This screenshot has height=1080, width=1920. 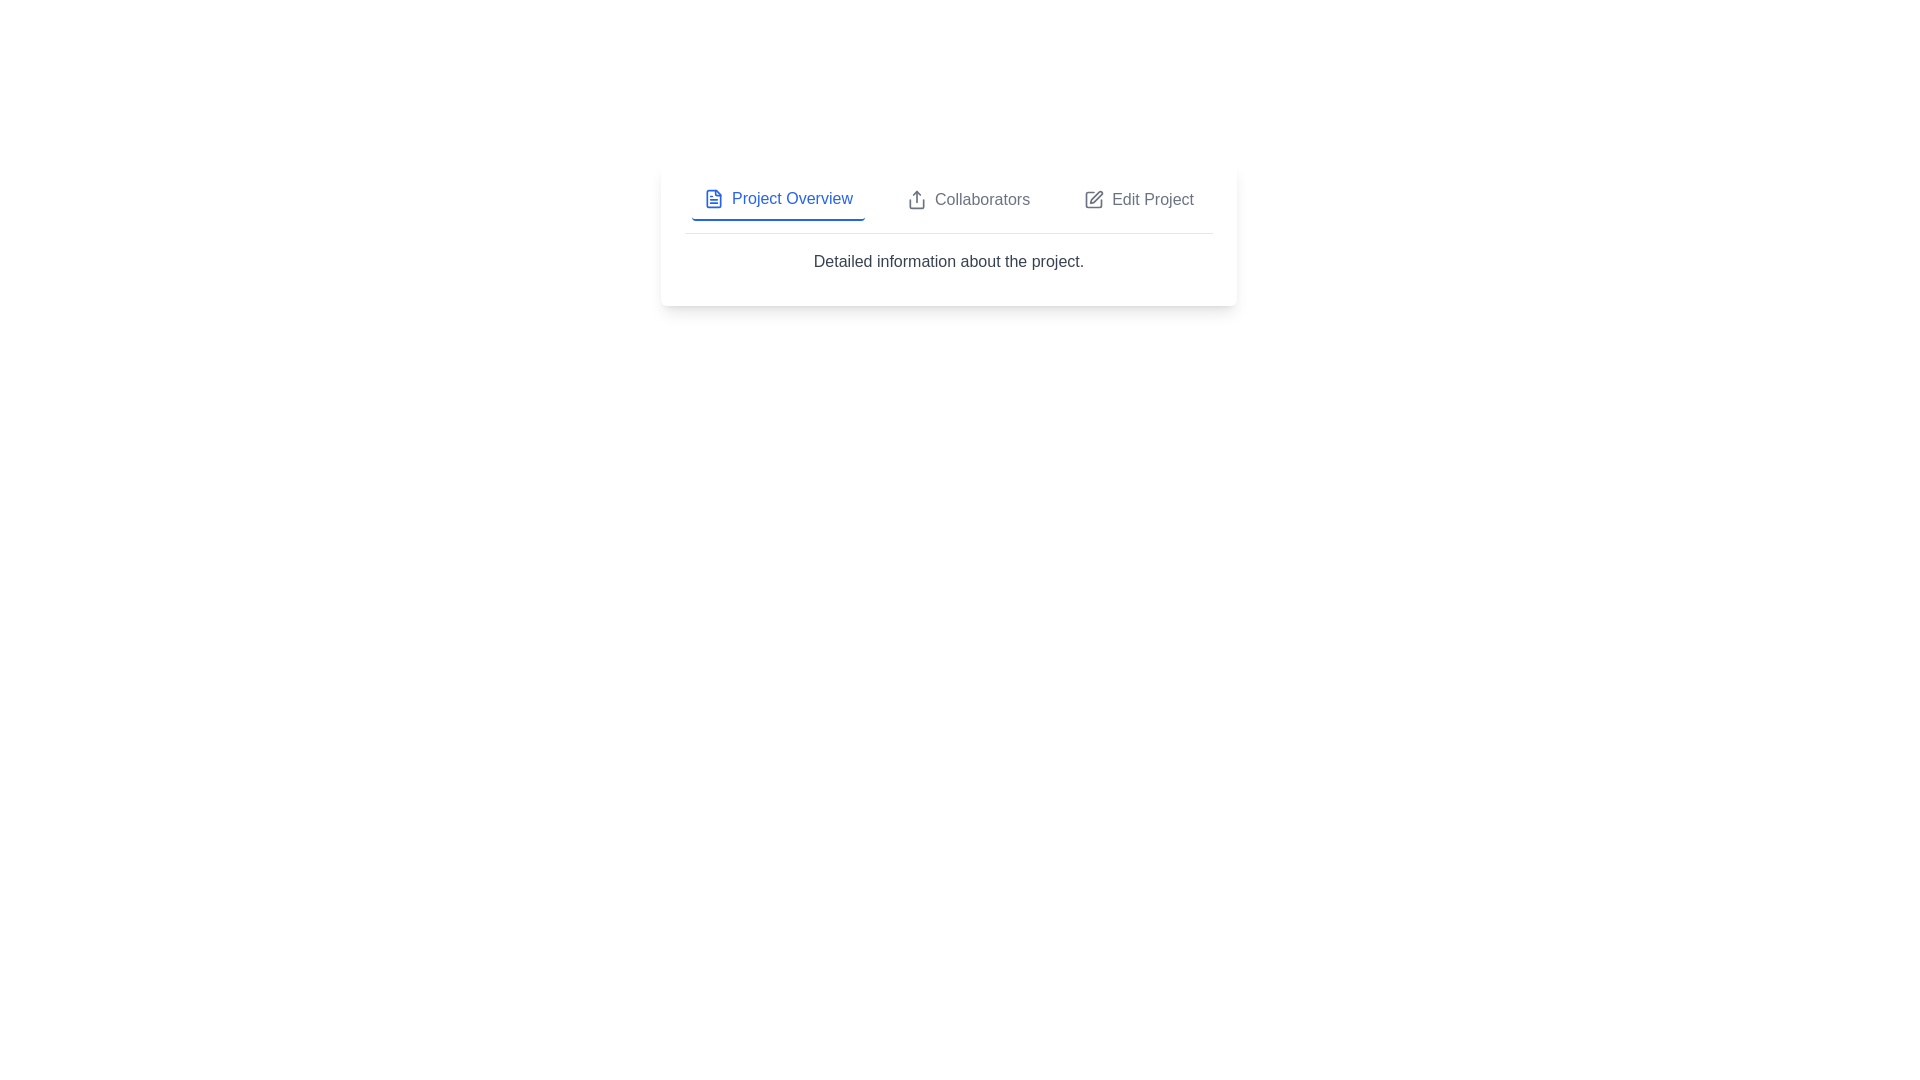 I want to click on the tab titled Edit Project to switch the content, so click(x=1138, y=200).